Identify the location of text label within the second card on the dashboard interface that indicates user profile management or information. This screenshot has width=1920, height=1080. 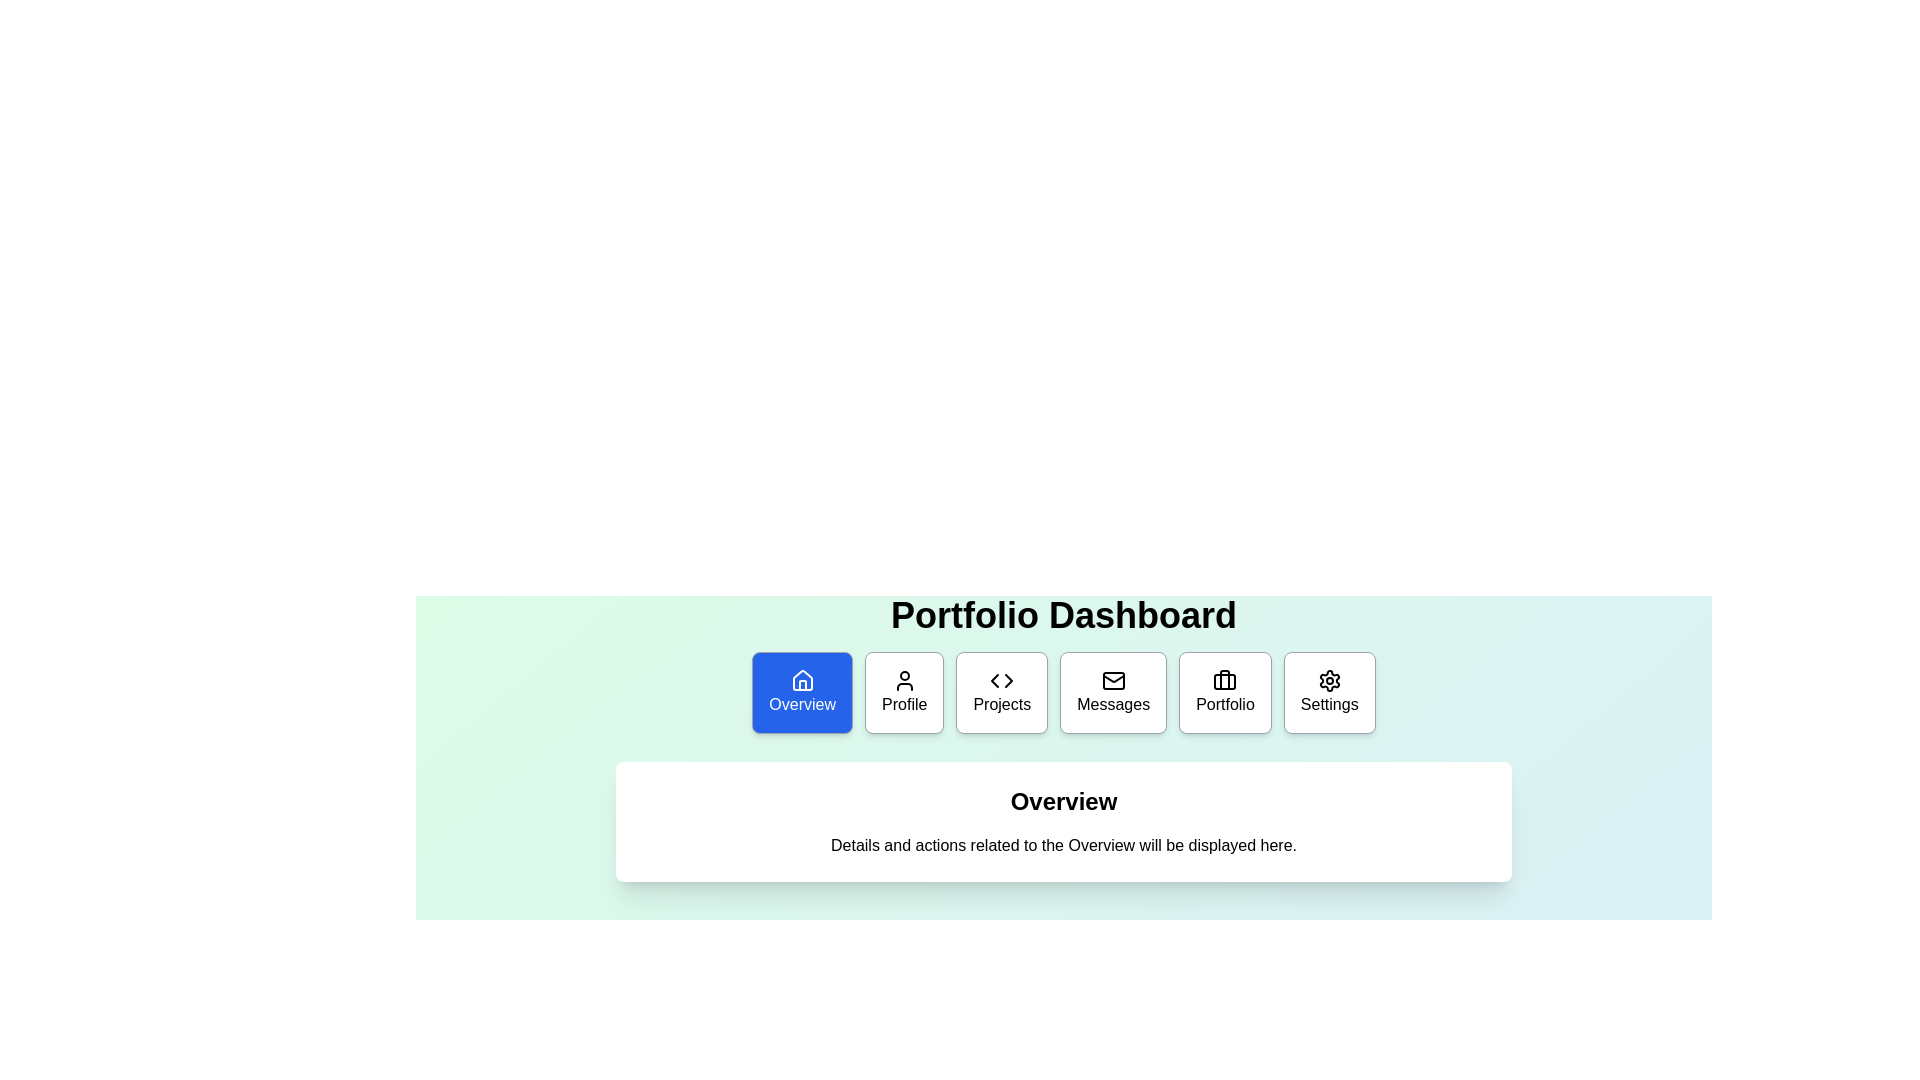
(903, 704).